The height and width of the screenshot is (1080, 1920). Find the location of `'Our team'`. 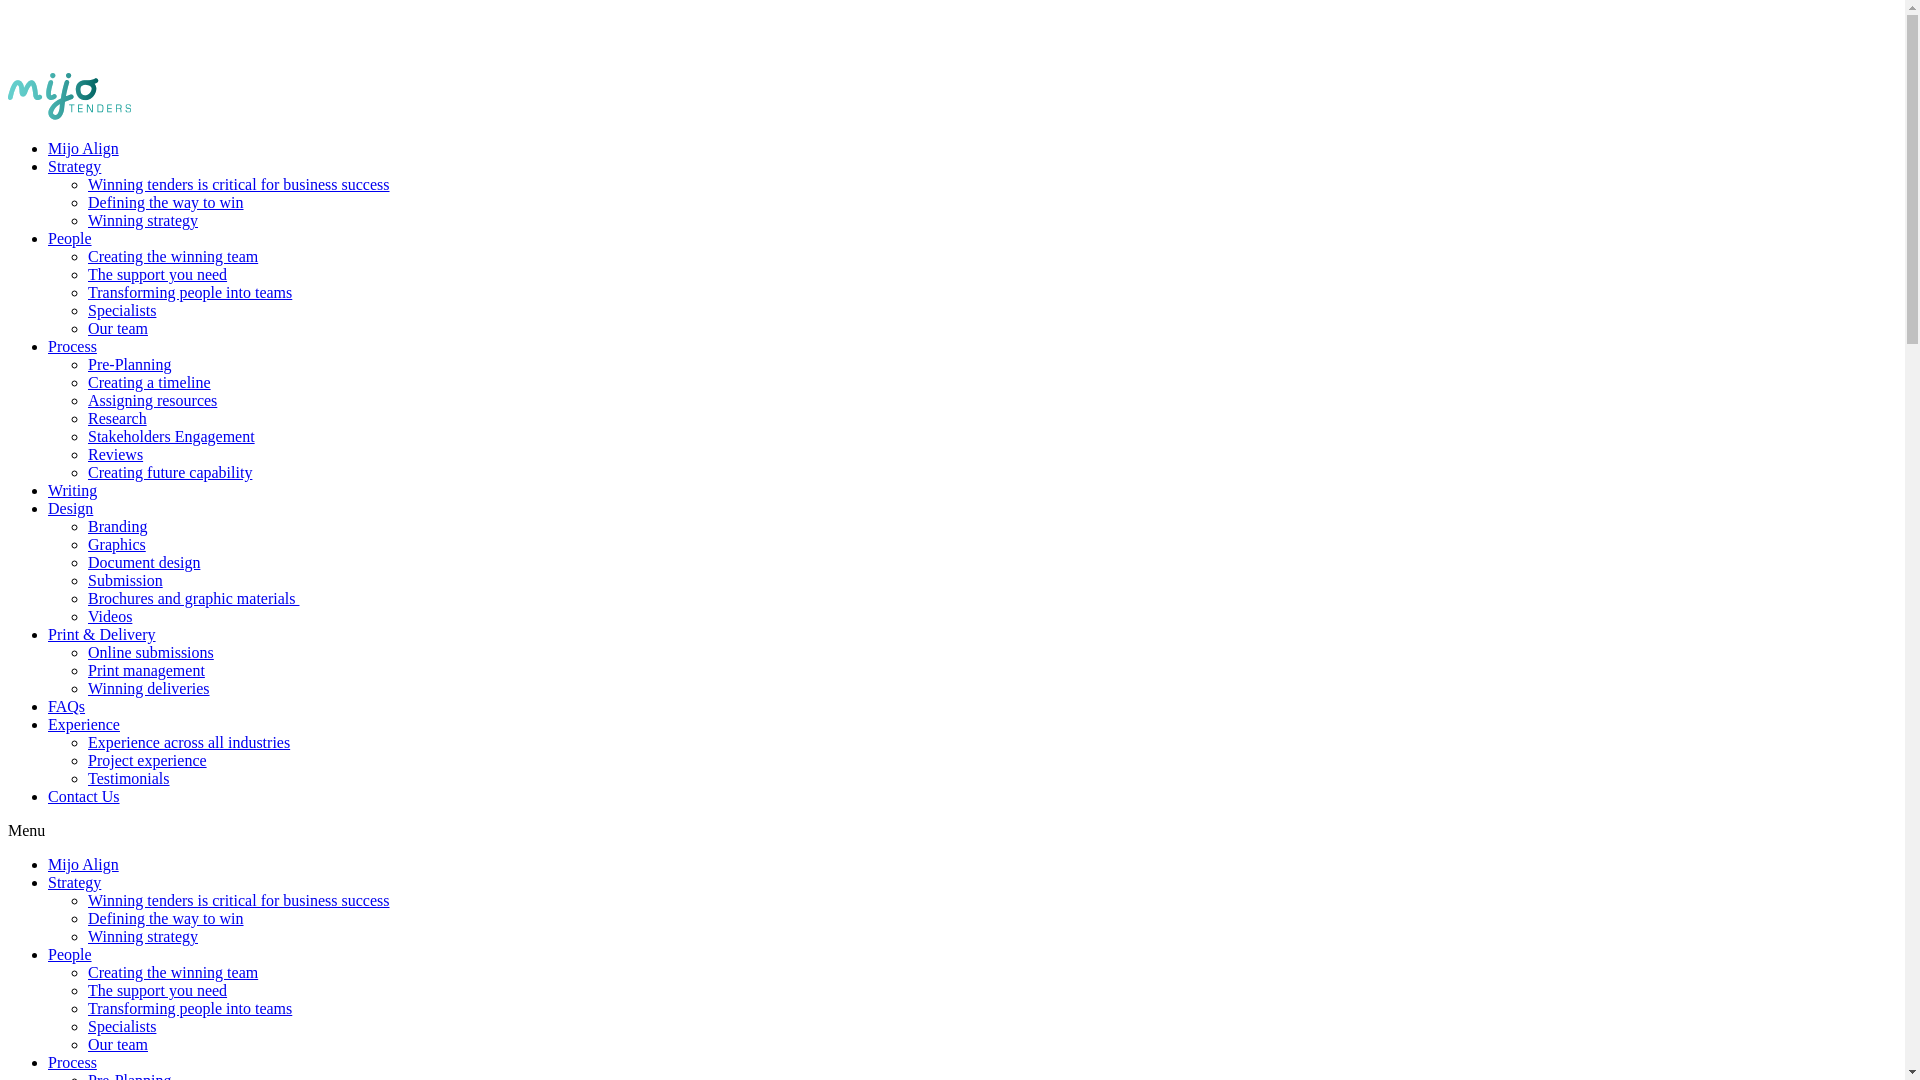

'Our team' is located at coordinates (117, 327).